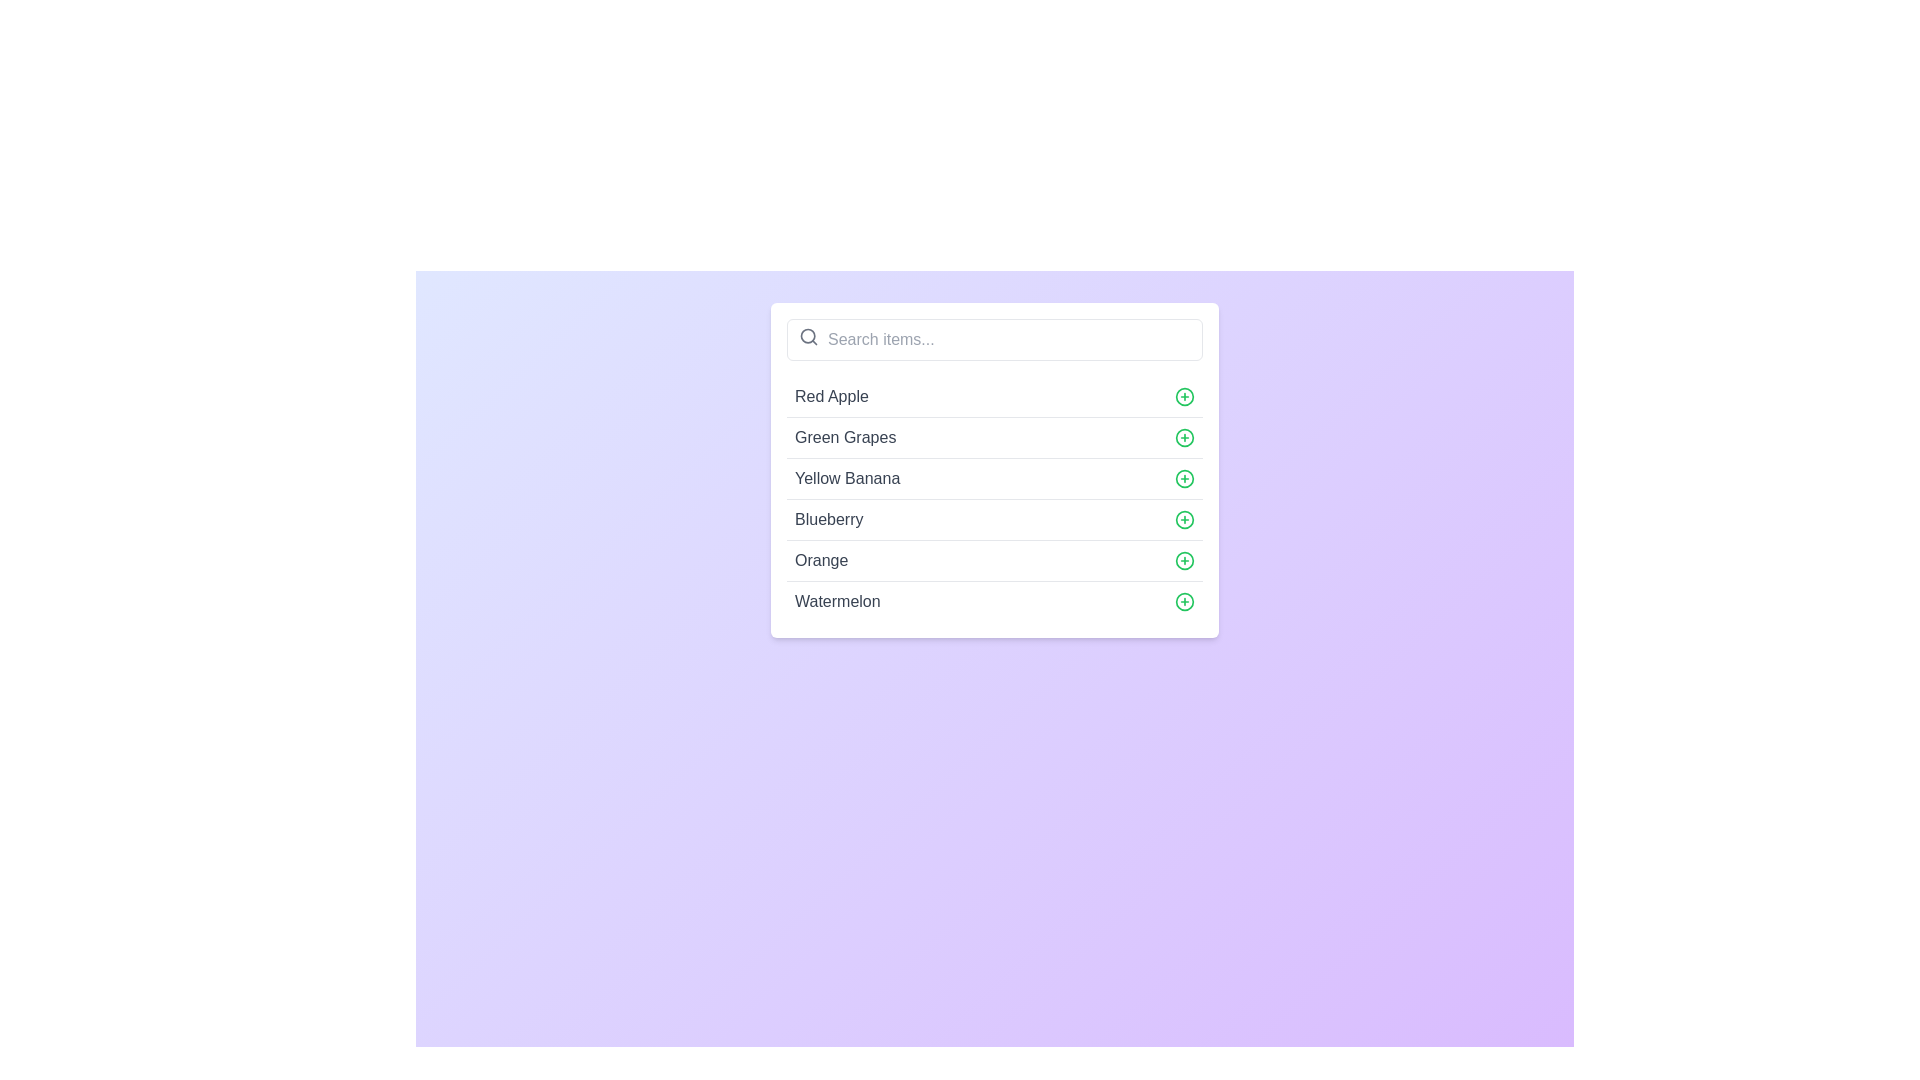  I want to click on the circular green icon with a plus symbol, so click(1185, 478).